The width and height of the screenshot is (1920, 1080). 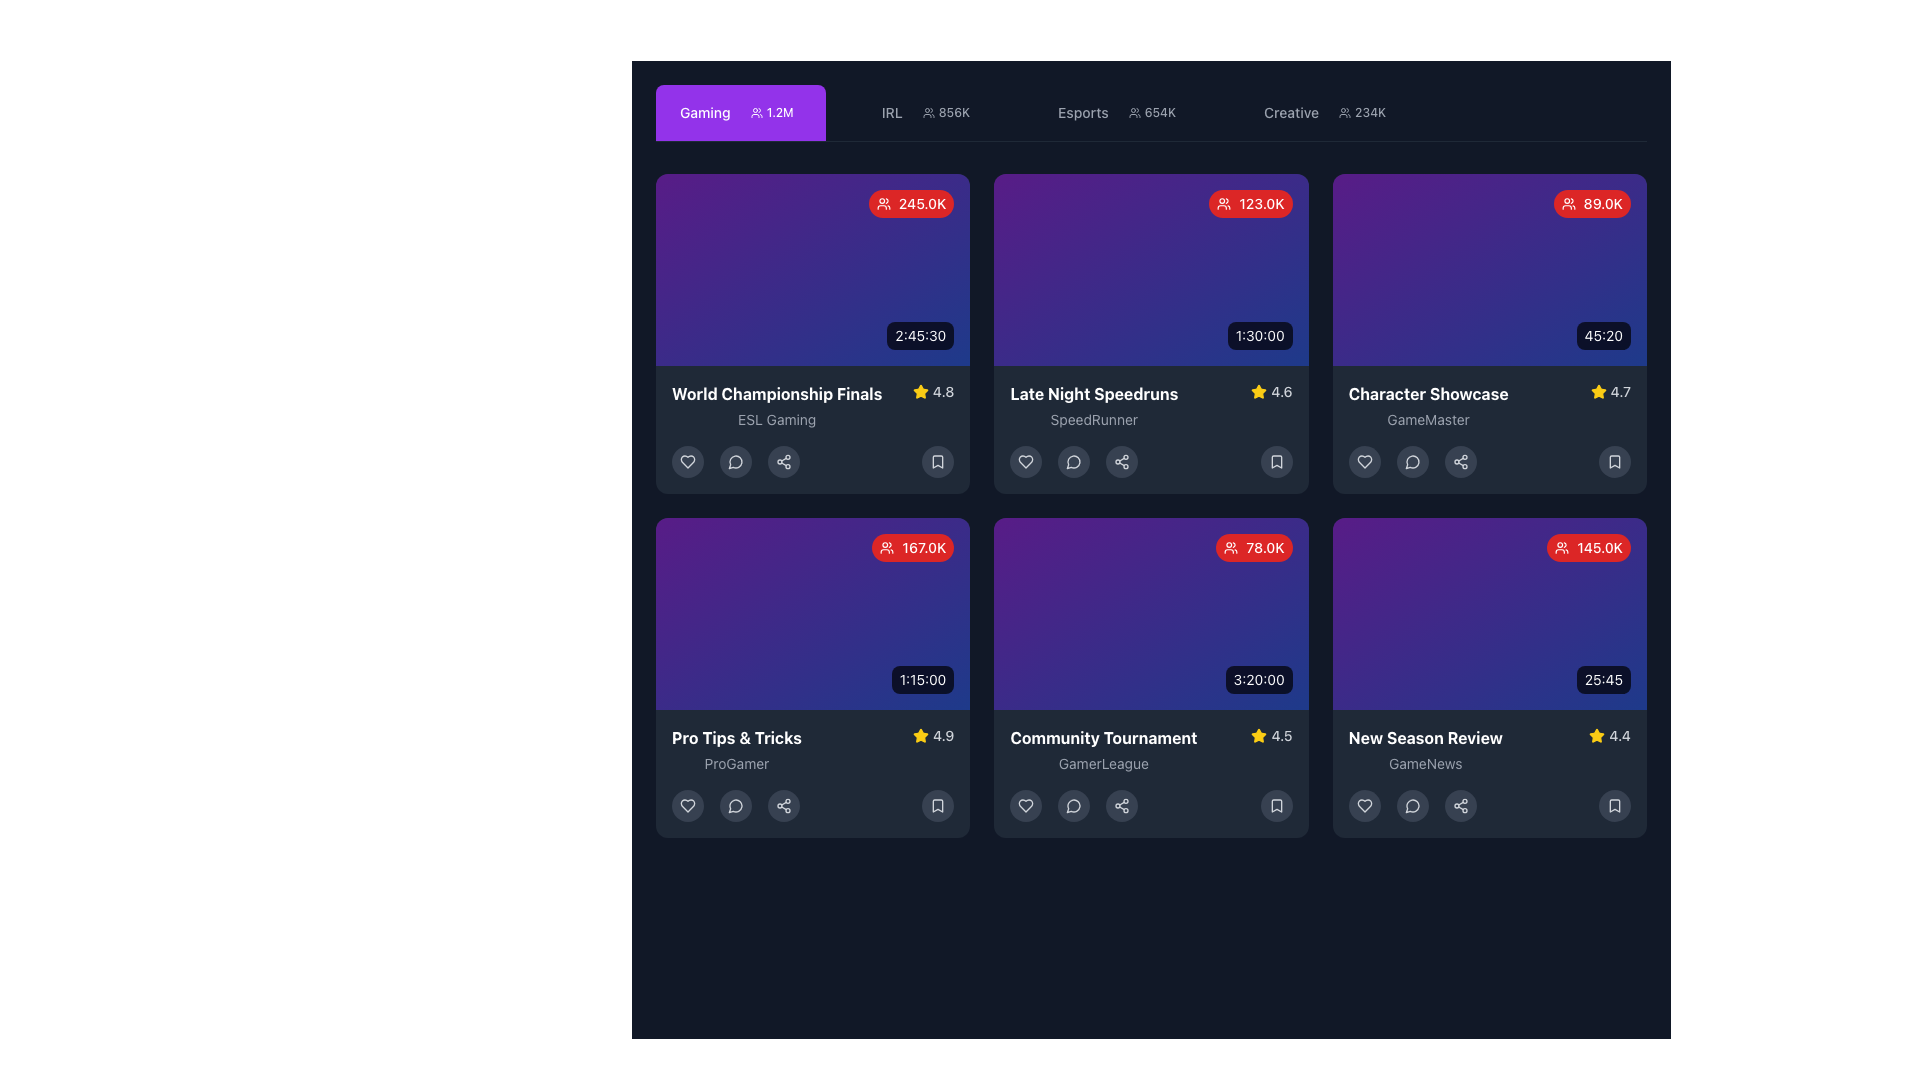 What do you see at coordinates (1261, 204) in the screenshot?
I see `the text label indicating the number of viewers or participants for the 'Late Night Speedruns' card located in the top-right corner of the card` at bounding box center [1261, 204].